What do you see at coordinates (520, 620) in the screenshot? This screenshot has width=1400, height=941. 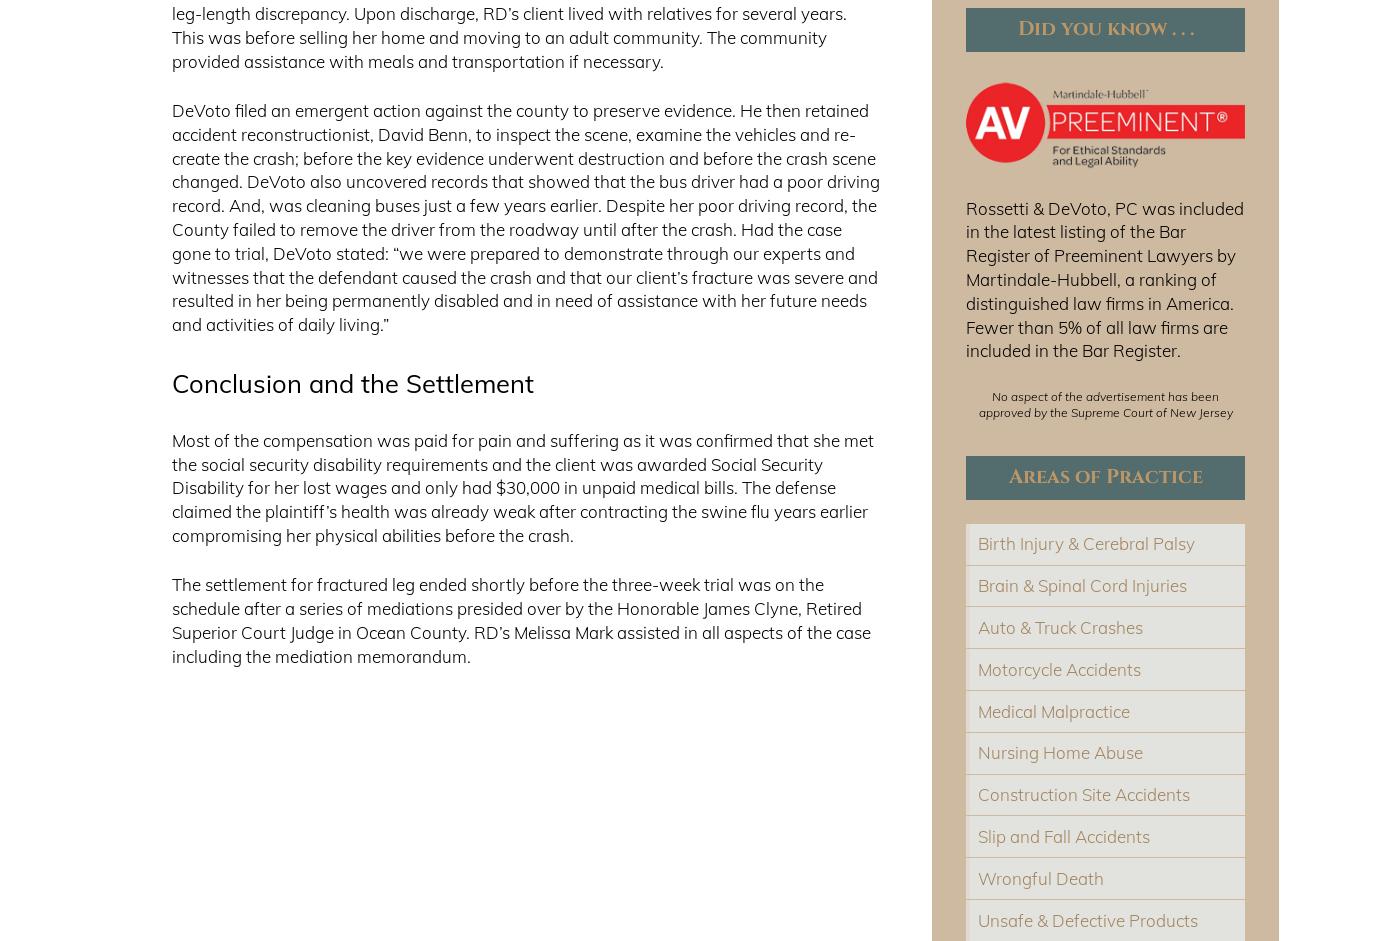 I see `'The settlement for fractured leg ended shortly before the three-week trial was on the schedule after a series of mediations presided over by the Honorable James Clyne, Retired Superior Court Judge in Ocean County. RD’s Melissa Mark assisted in all aspects of the case including the mediation memorandum.'` at bounding box center [520, 620].